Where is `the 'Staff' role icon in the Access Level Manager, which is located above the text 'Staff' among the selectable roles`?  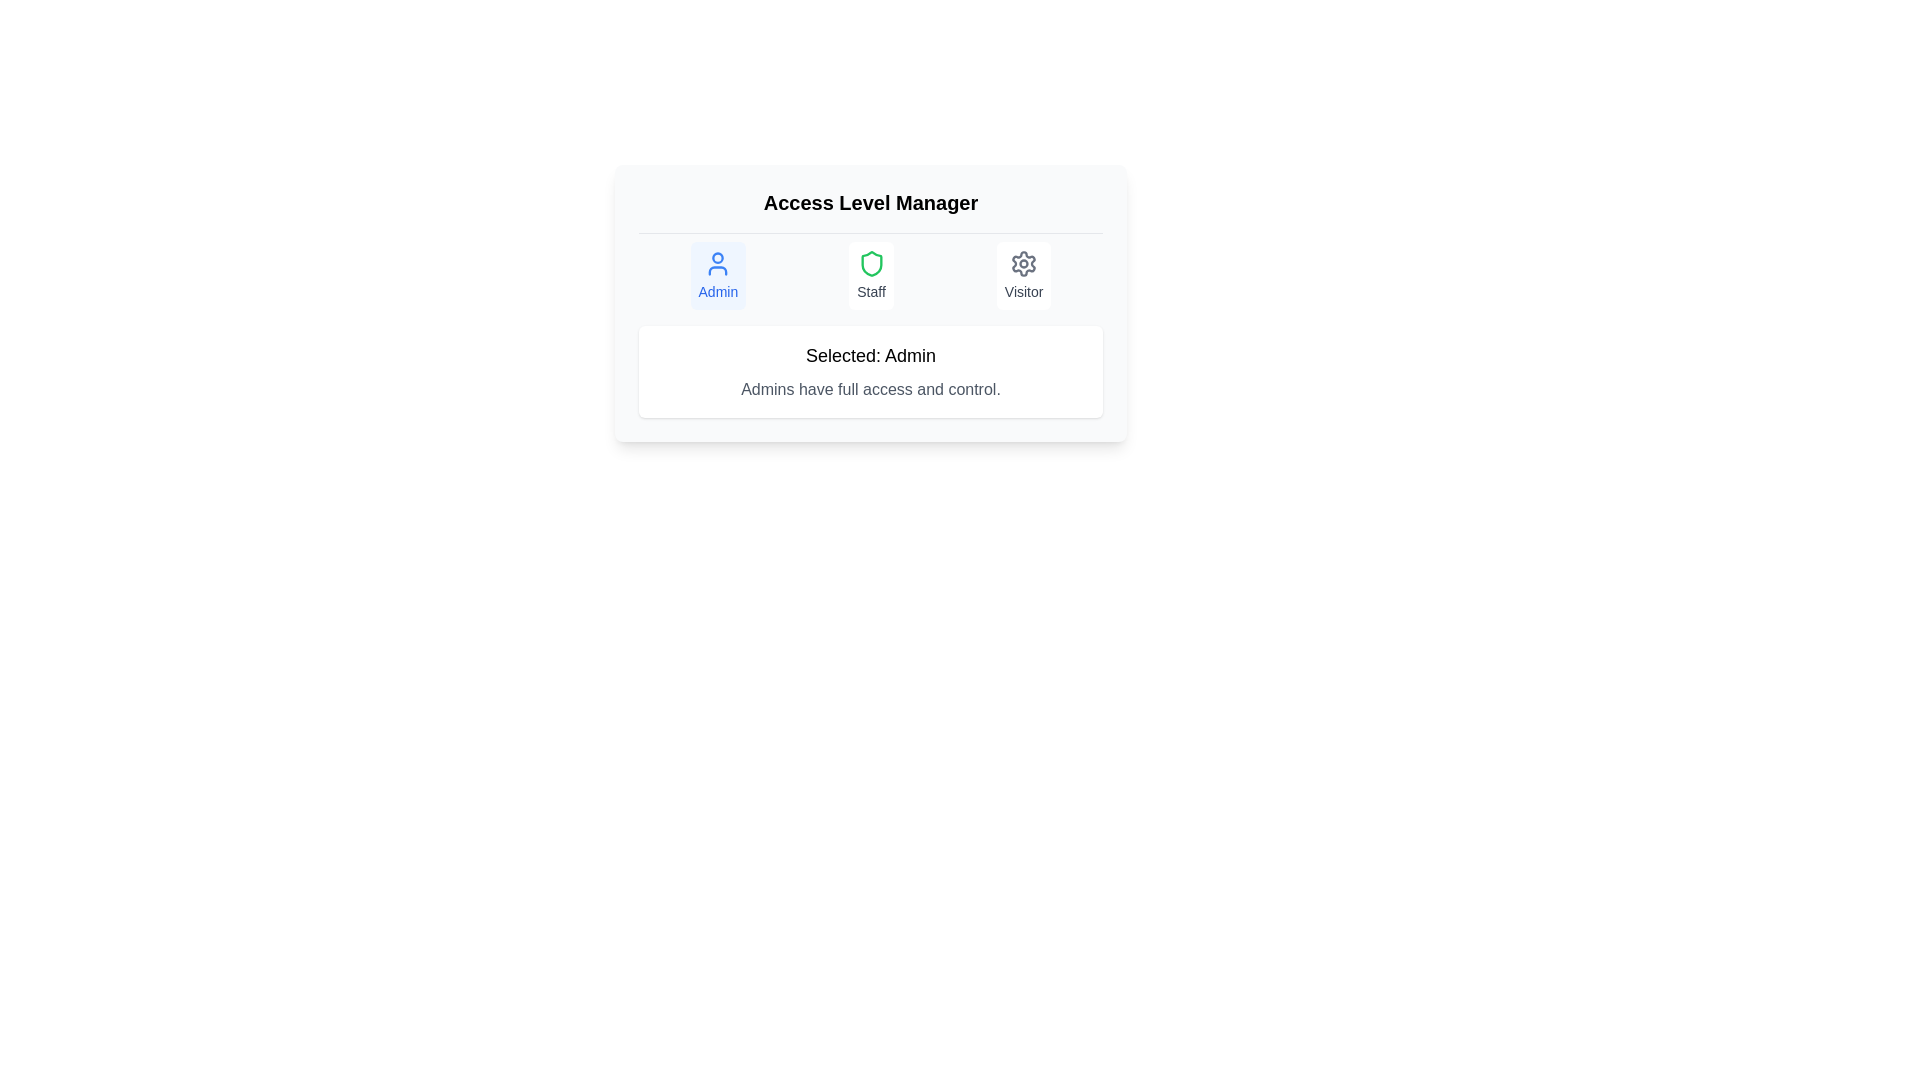
the 'Staff' role icon in the Access Level Manager, which is located above the text 'Staff' among the selectable roles is located at coordinates (871, 262).